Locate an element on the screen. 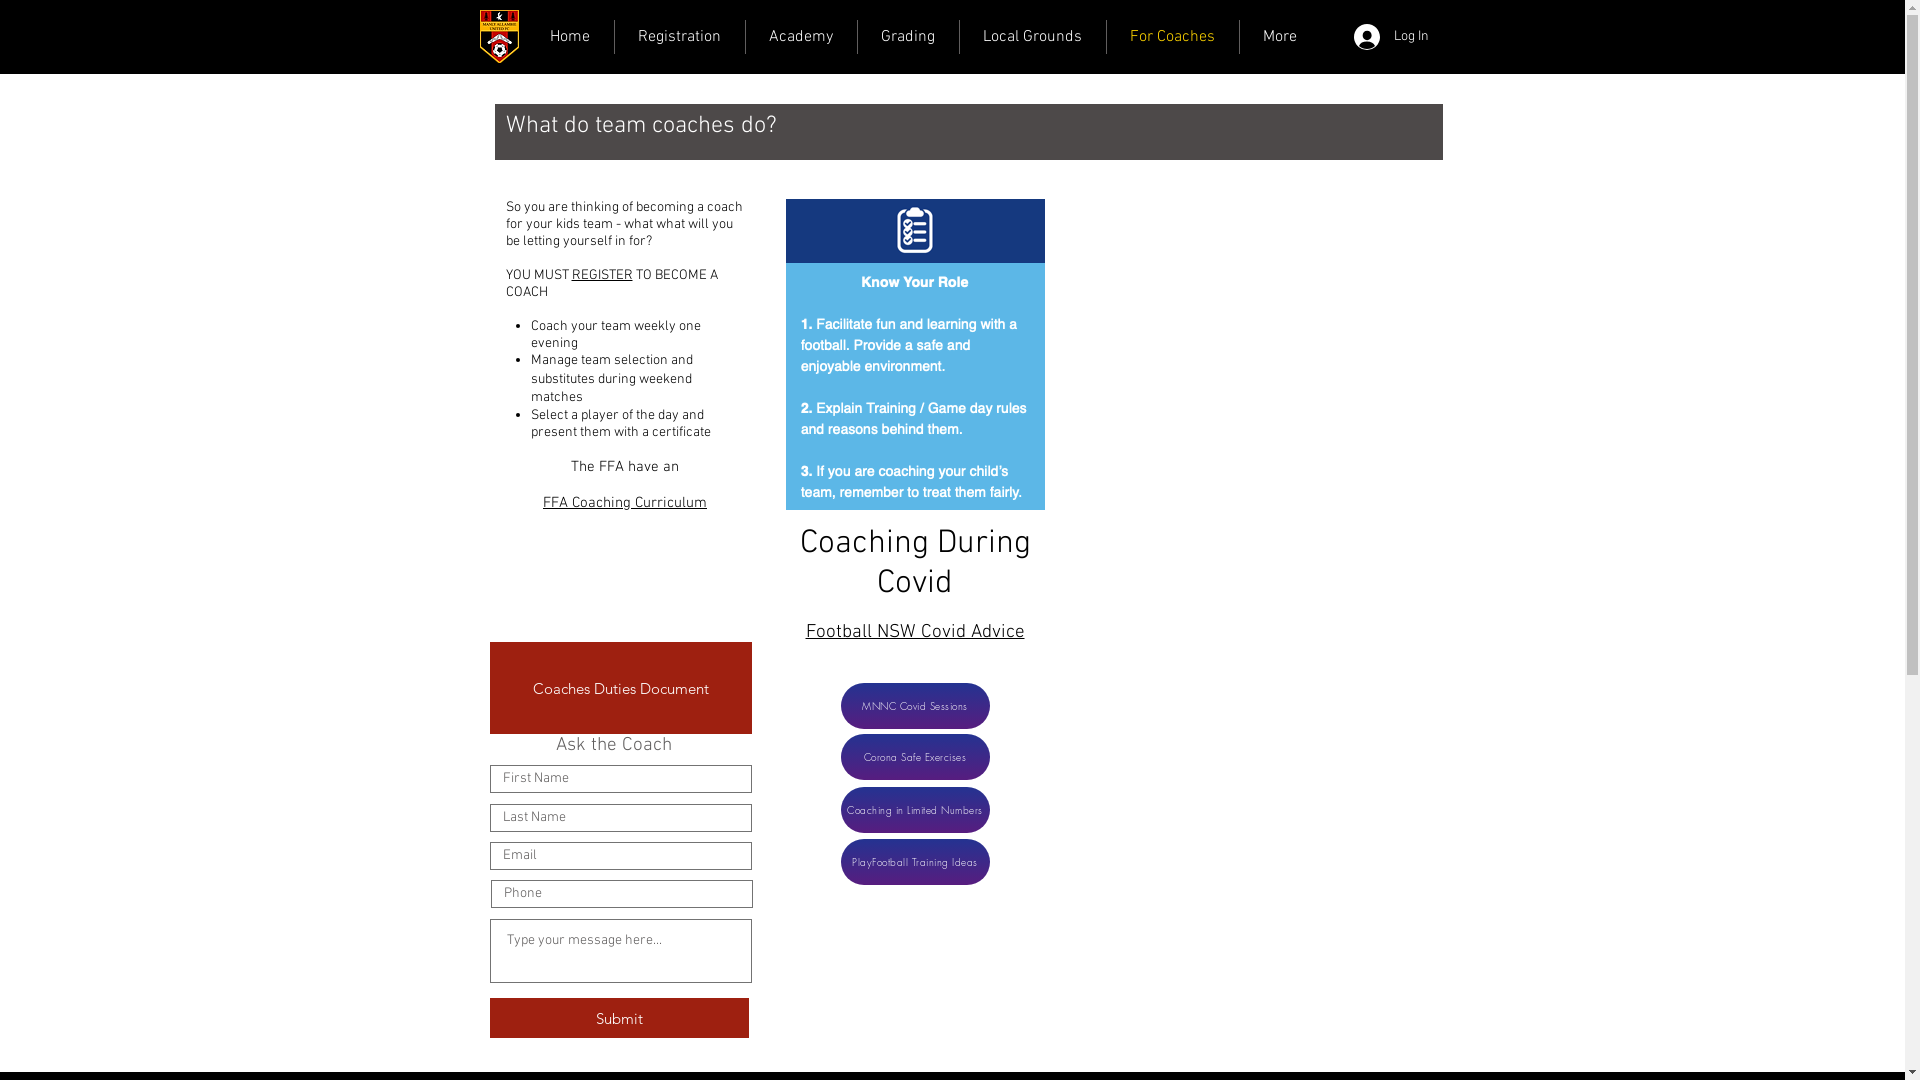  'Academy' is located at coordinates (801, 37).